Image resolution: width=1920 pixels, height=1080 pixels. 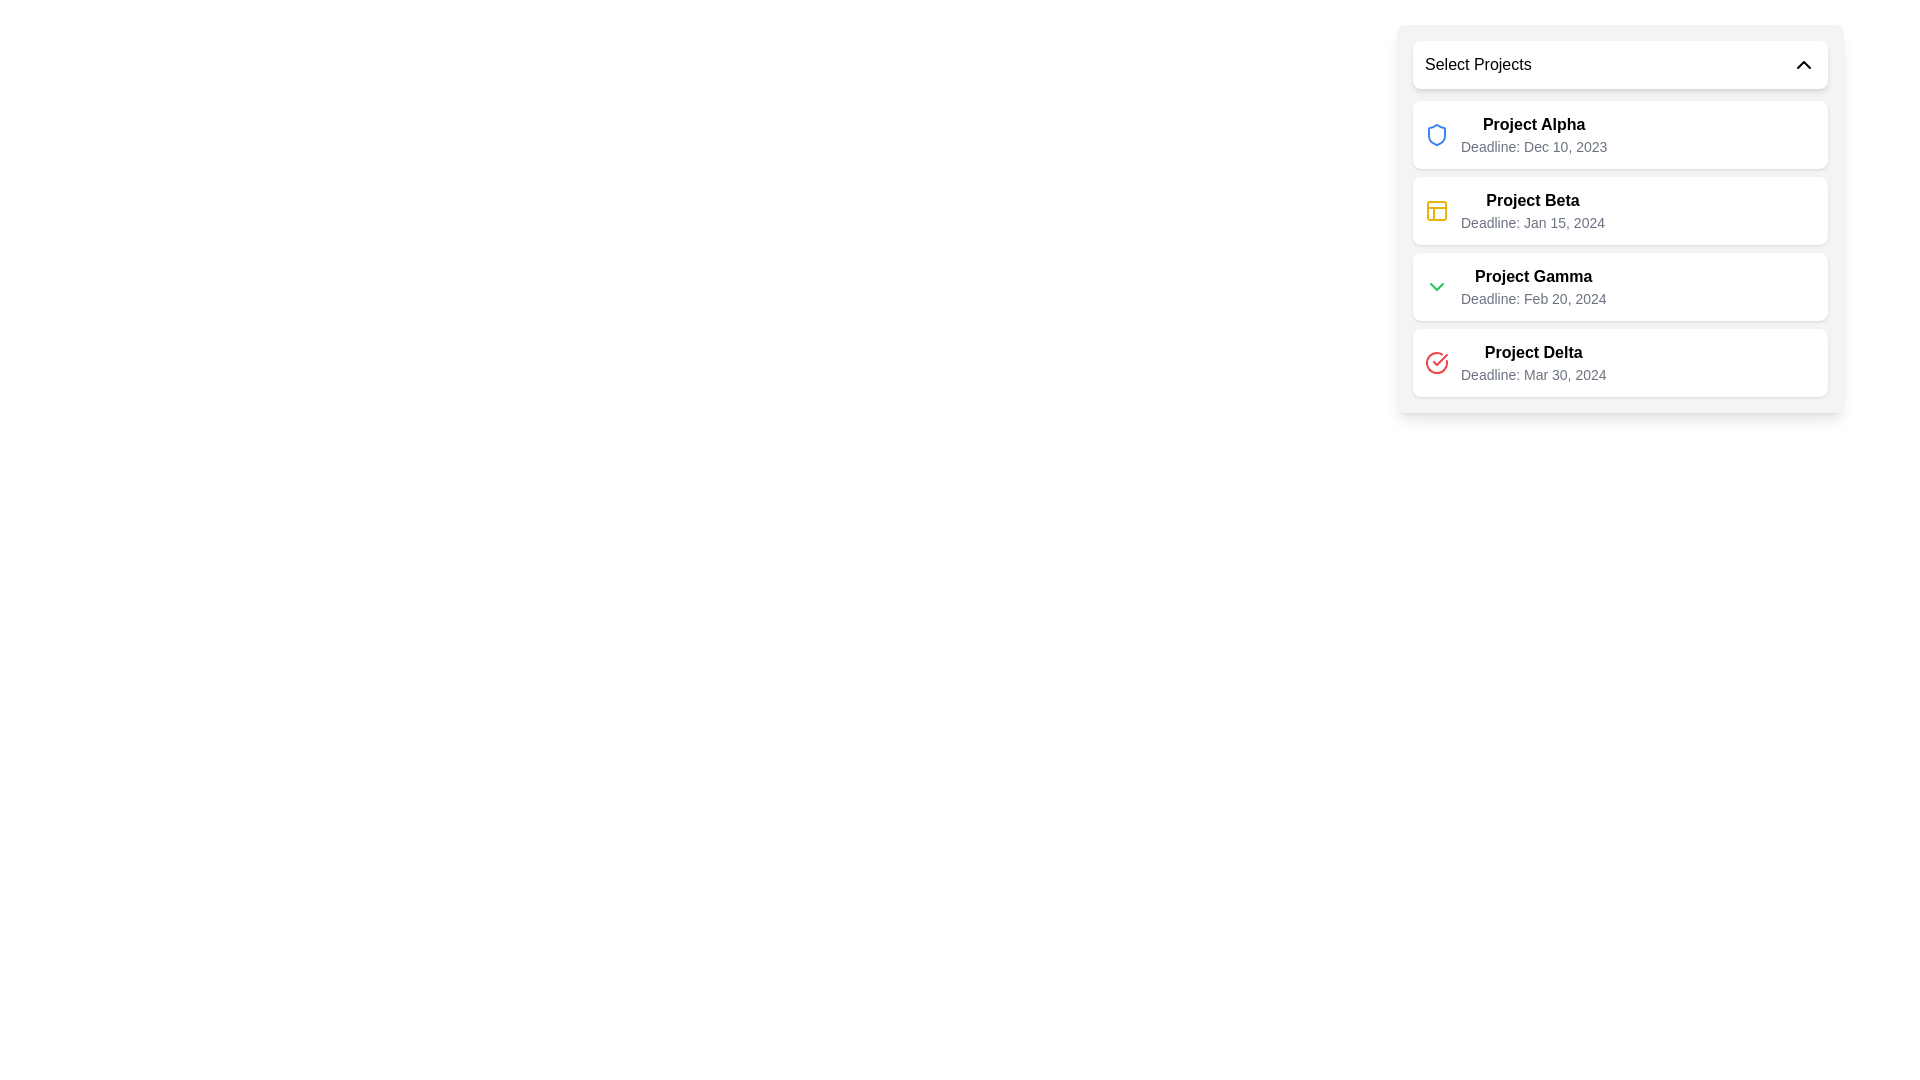 I want to click on the text label displaying 'Deadline: Mar 30, 2024', which is located beneath the header 'Project Delta' in the dropdown list, so click(x=1532, y=374).